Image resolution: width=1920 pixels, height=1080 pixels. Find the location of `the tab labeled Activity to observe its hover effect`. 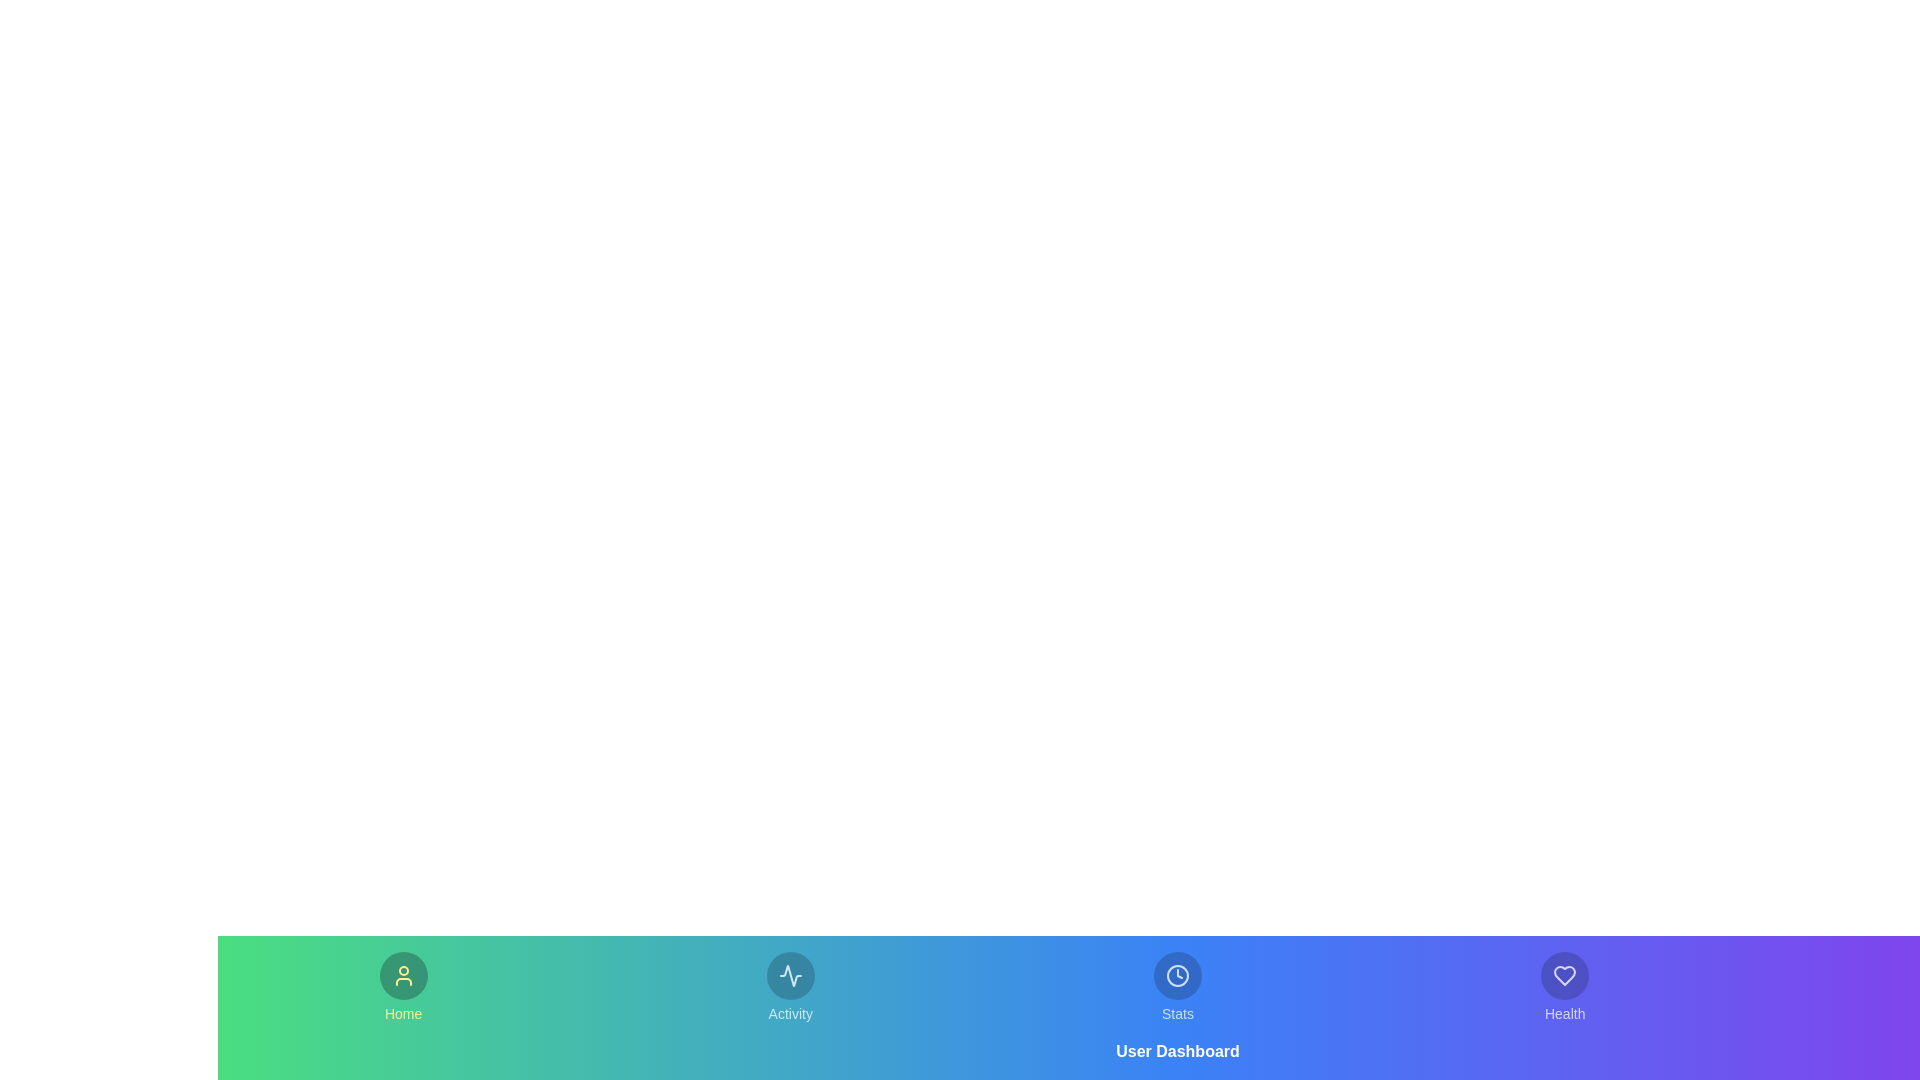

the tab labeled Activity to observe its hover effect is located at coordinates (789, 986).